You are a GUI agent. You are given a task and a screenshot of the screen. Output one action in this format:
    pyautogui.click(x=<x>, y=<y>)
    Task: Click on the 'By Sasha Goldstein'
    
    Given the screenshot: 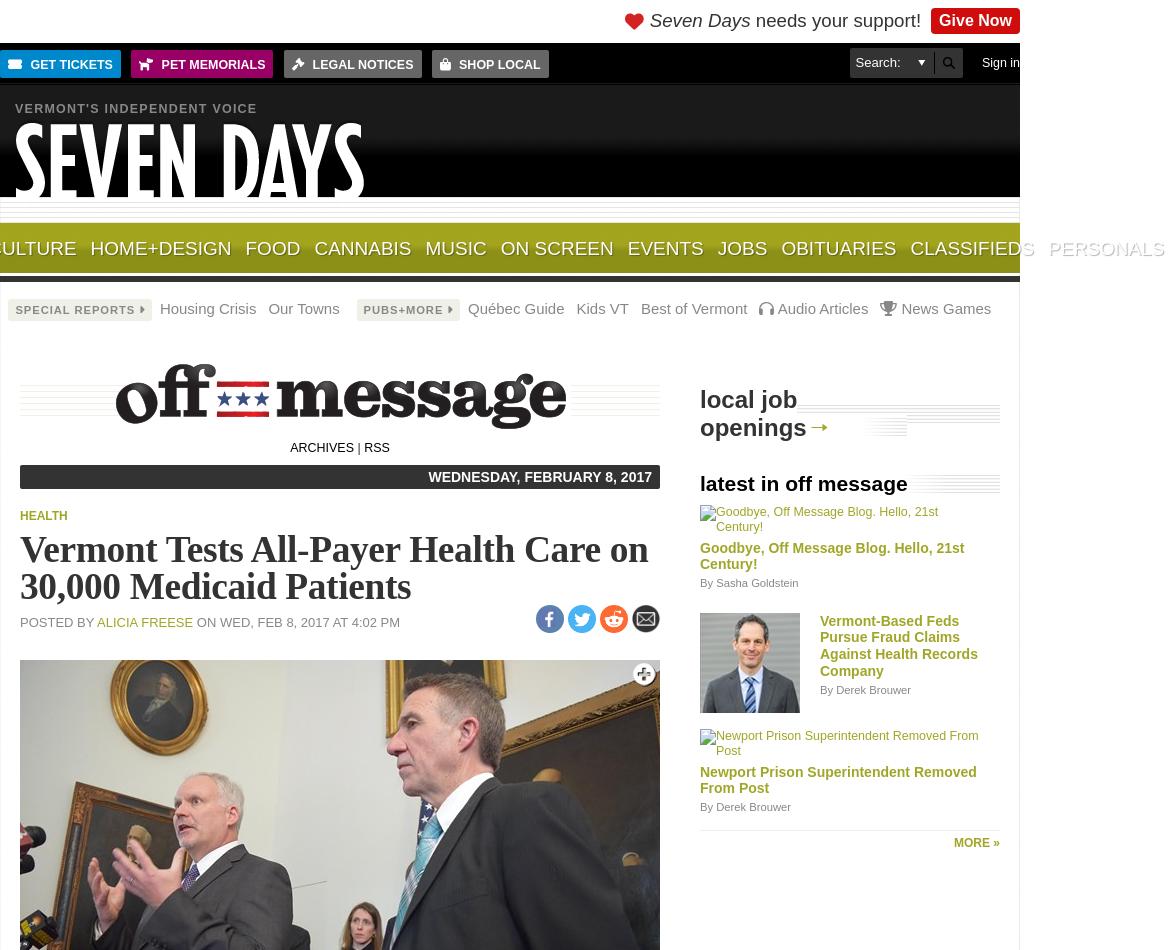 What is the action you would take?
    pyautogui.click(x=748, y=583)
    